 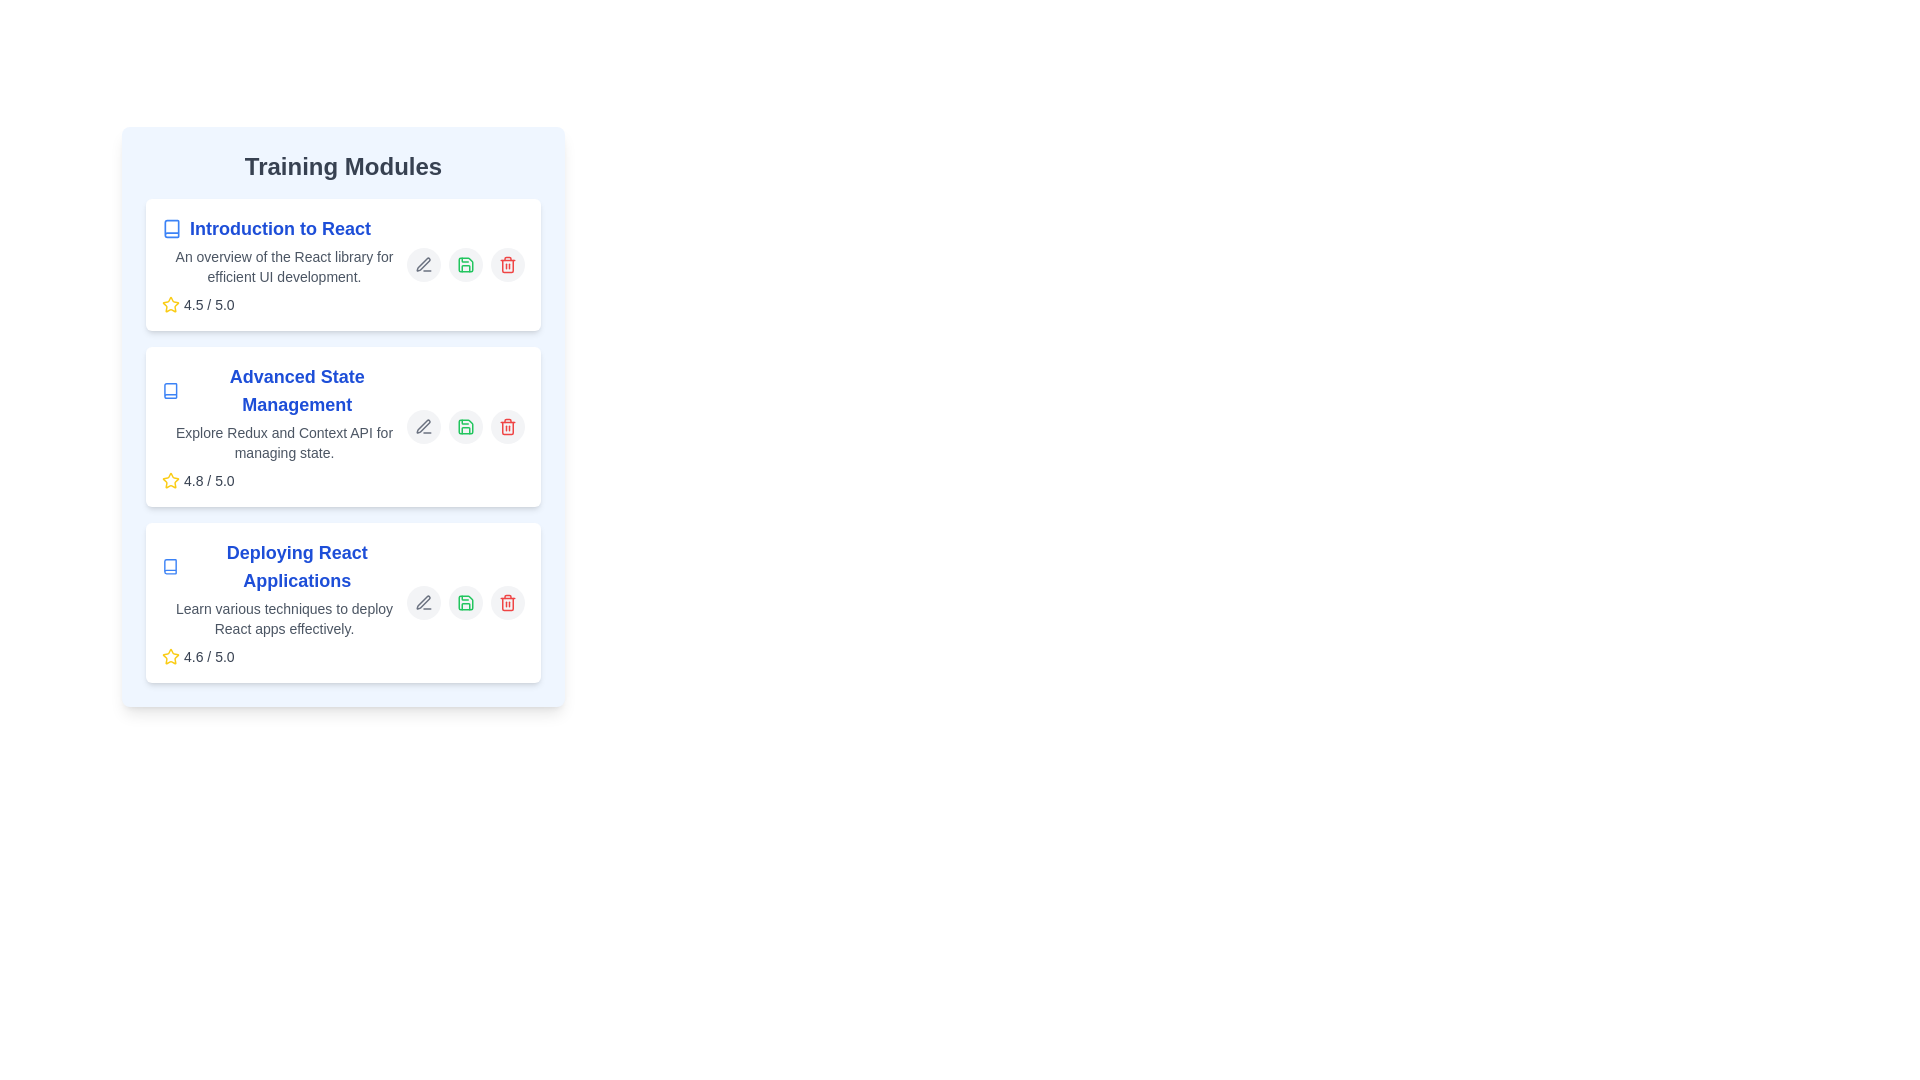 I want to click on the text label reading '4.6 / 5.0' located in the rating display section of the third card titled 'Deploying React Applications', so click(x=209, y=656).